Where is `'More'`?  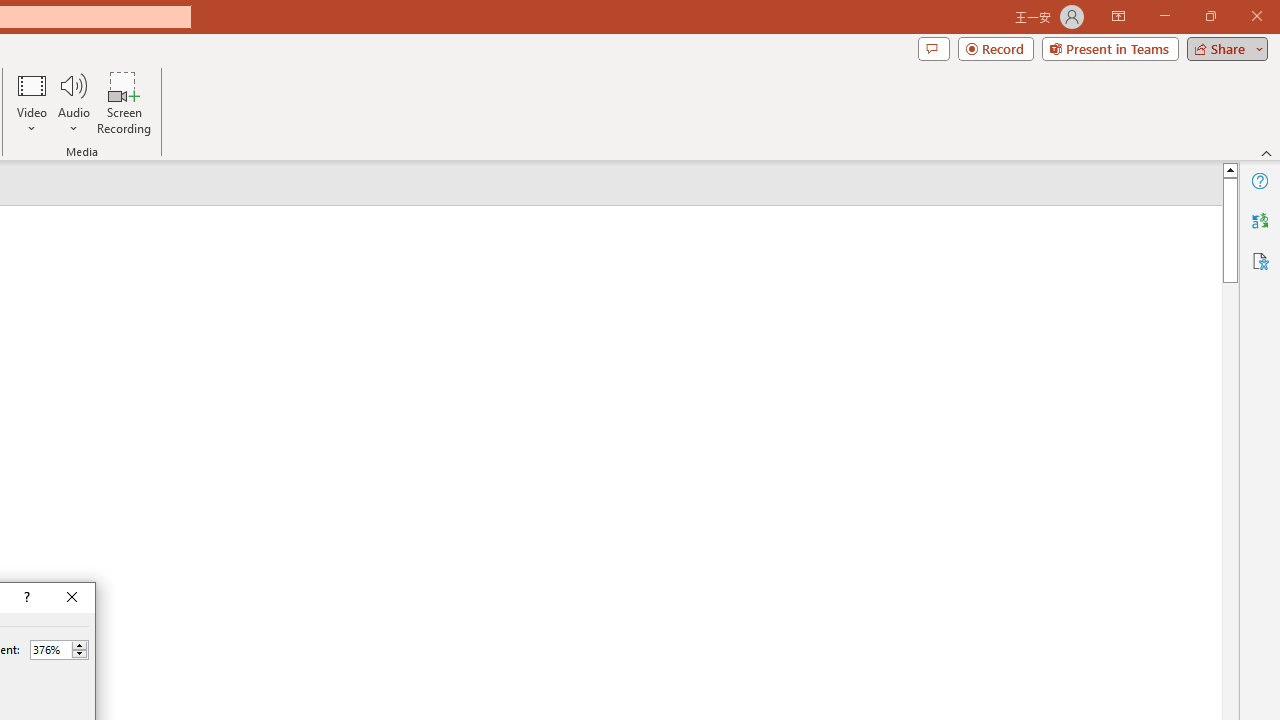 'More' is located at coordinates (79, 645).